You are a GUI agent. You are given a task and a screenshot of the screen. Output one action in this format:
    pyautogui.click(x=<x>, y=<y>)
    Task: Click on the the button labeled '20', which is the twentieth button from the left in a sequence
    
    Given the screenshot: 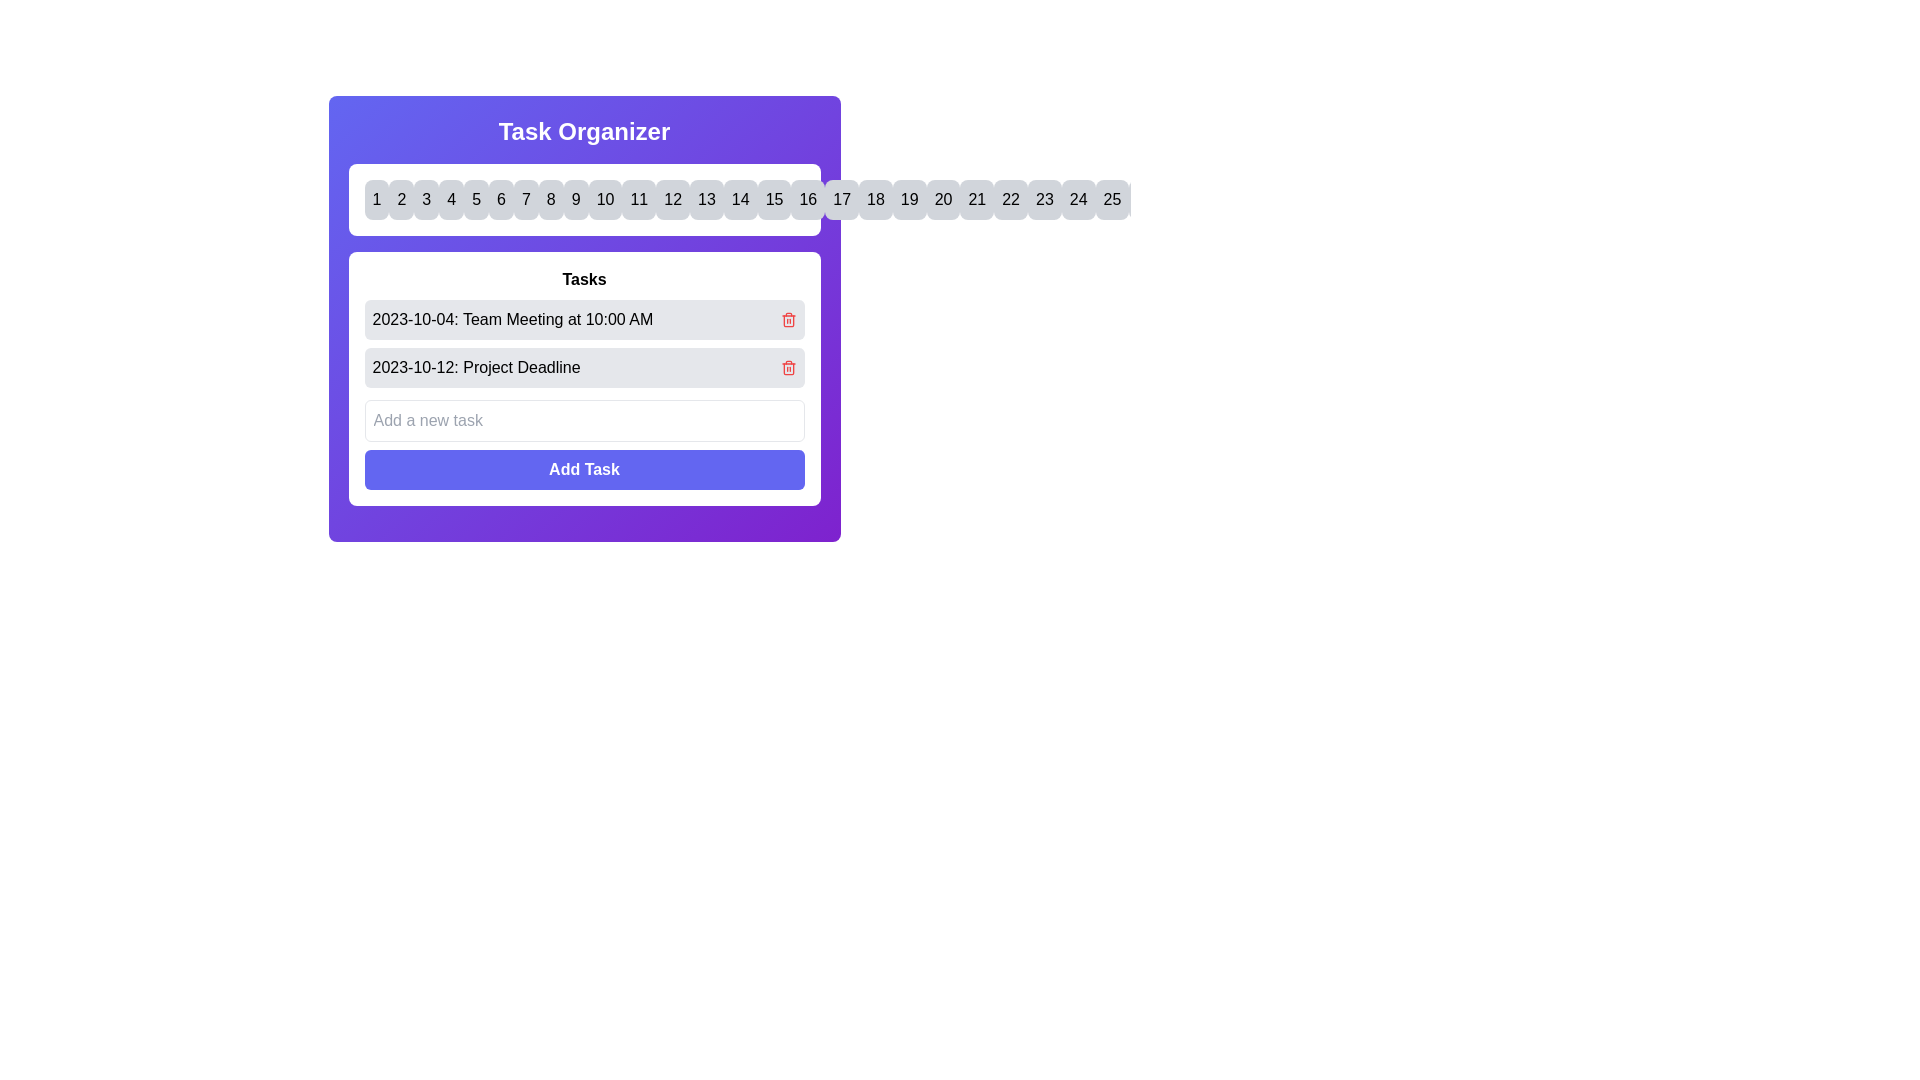 What is the action you would take?
    pyautogui.click(x=942, y=200)
    